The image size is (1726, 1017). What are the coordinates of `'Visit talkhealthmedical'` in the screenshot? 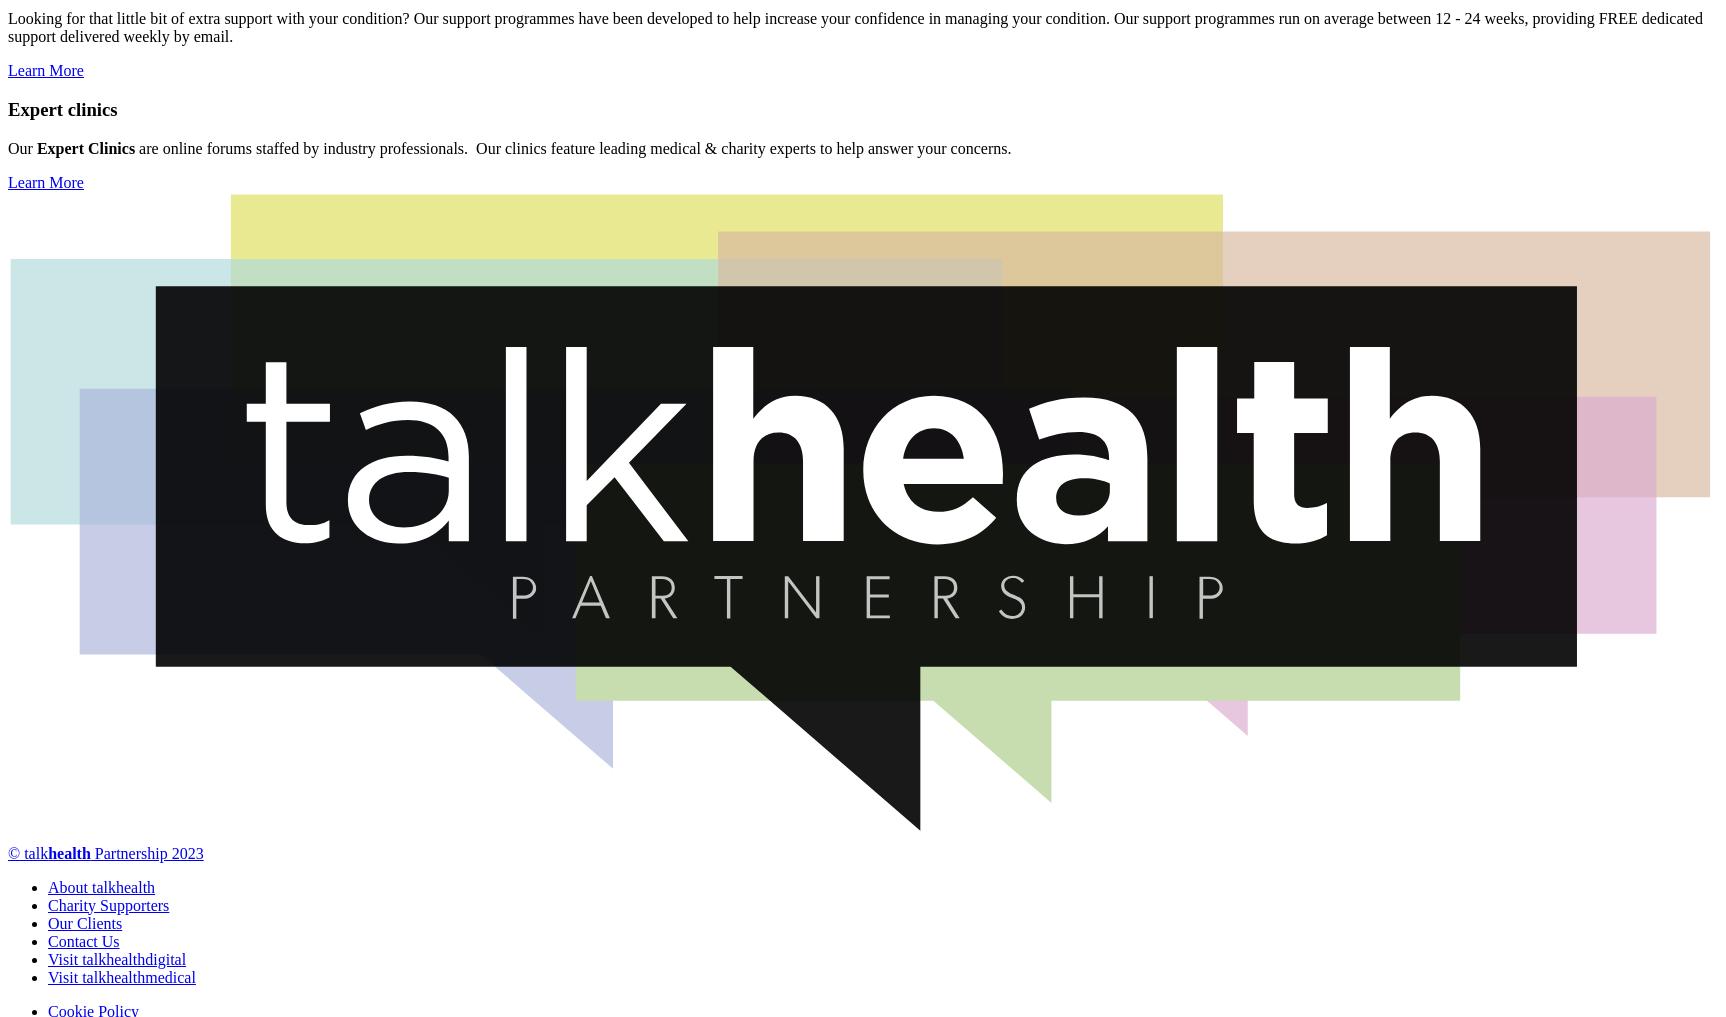 It's located at (120, 976).